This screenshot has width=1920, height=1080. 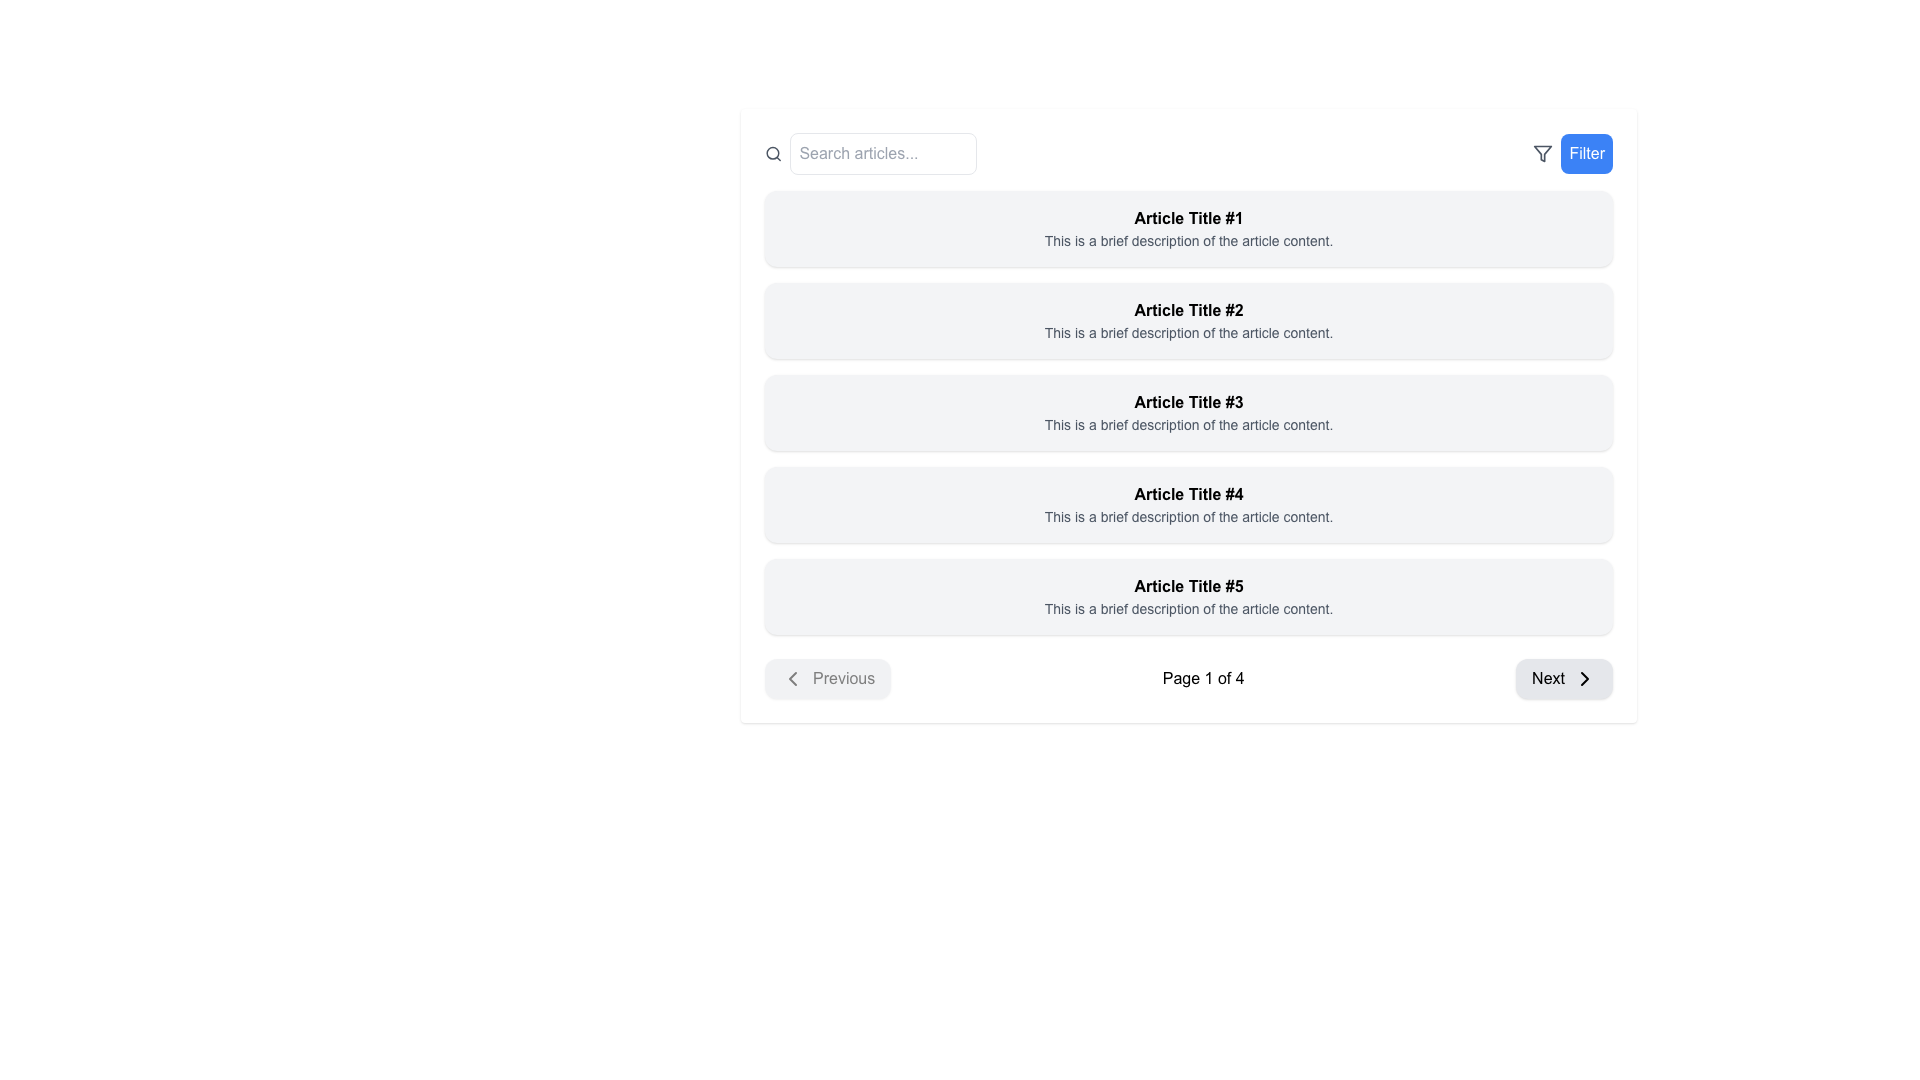 What do you see at coordinates (1189, 585) in the screenshot?
I see `the title text of the fifth article entry, which serves as a quick identification for the corresponding article and is non-interactive` at bounding box center [1189, 585].